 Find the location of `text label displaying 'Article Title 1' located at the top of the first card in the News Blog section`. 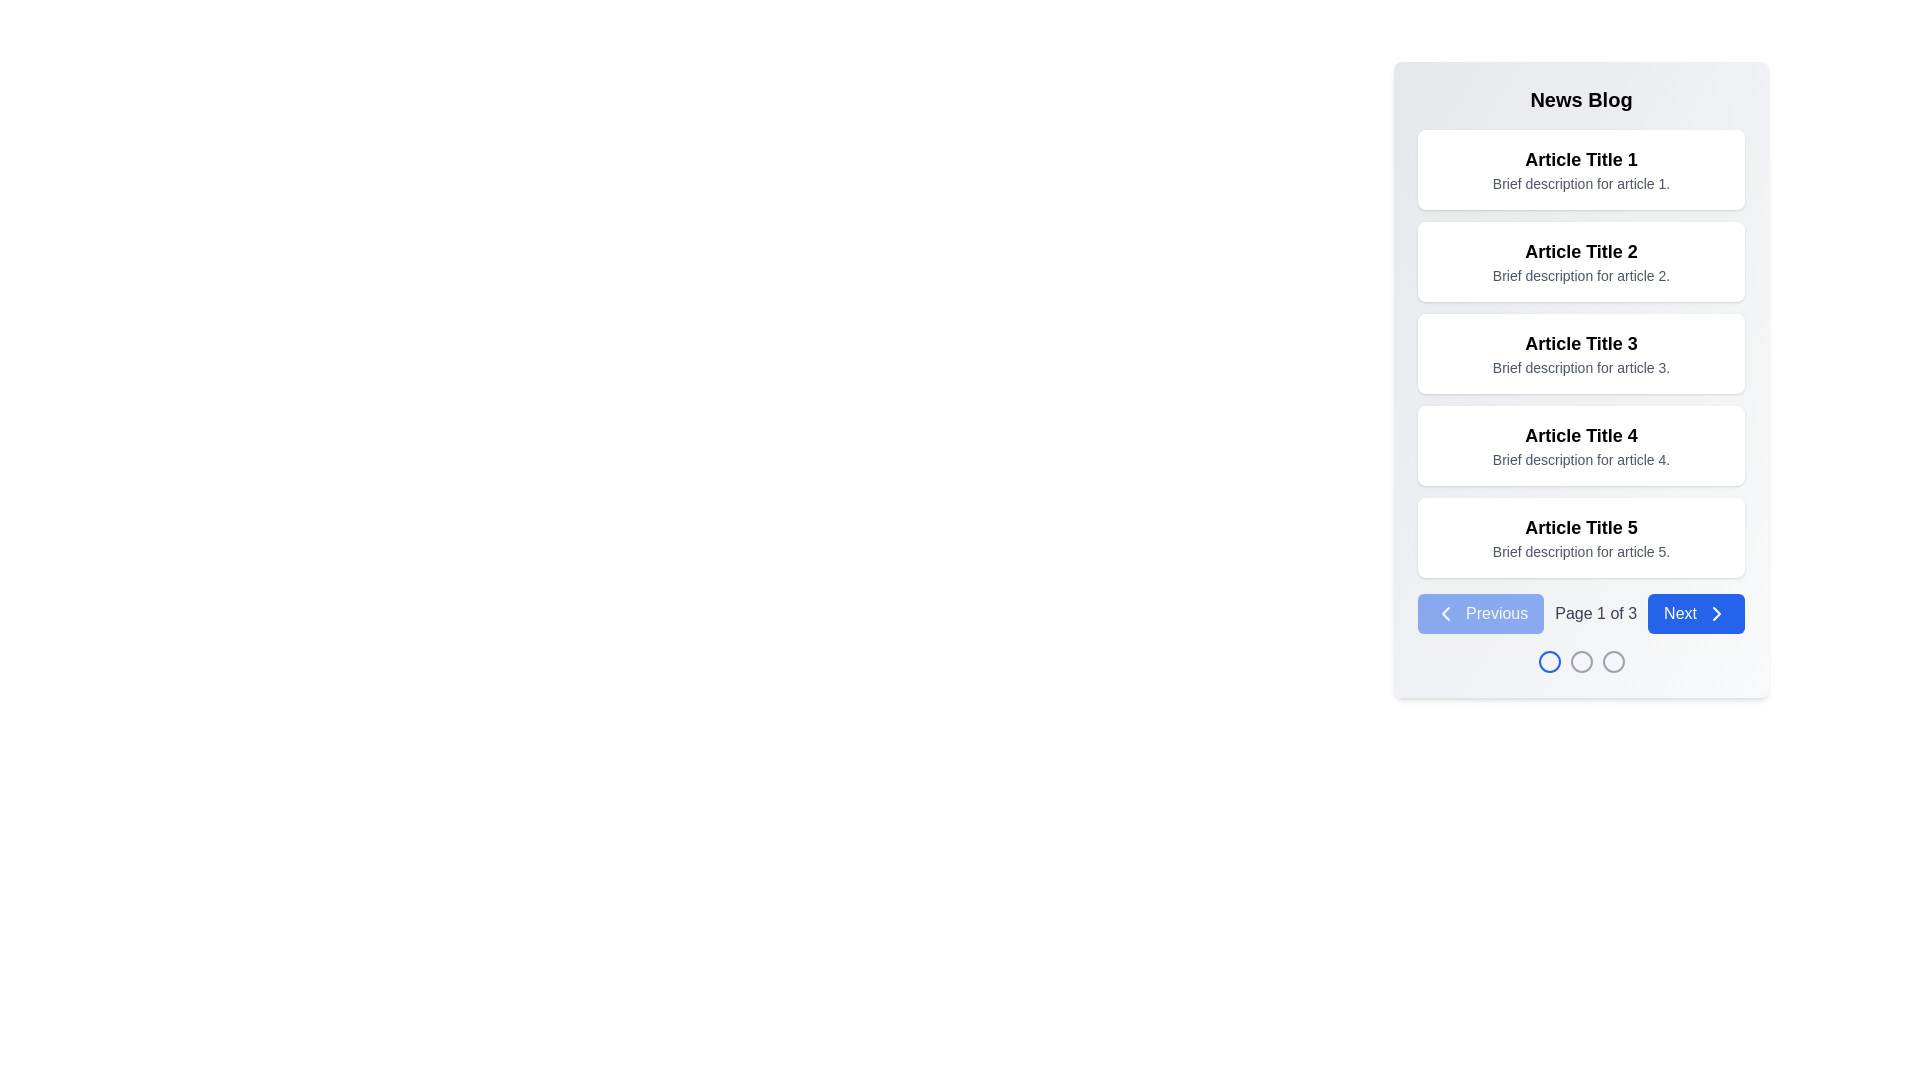

text label displaying 'Article Title 1' located at the top of the first card in the News Blog section is located at coordinates (1580, 158).